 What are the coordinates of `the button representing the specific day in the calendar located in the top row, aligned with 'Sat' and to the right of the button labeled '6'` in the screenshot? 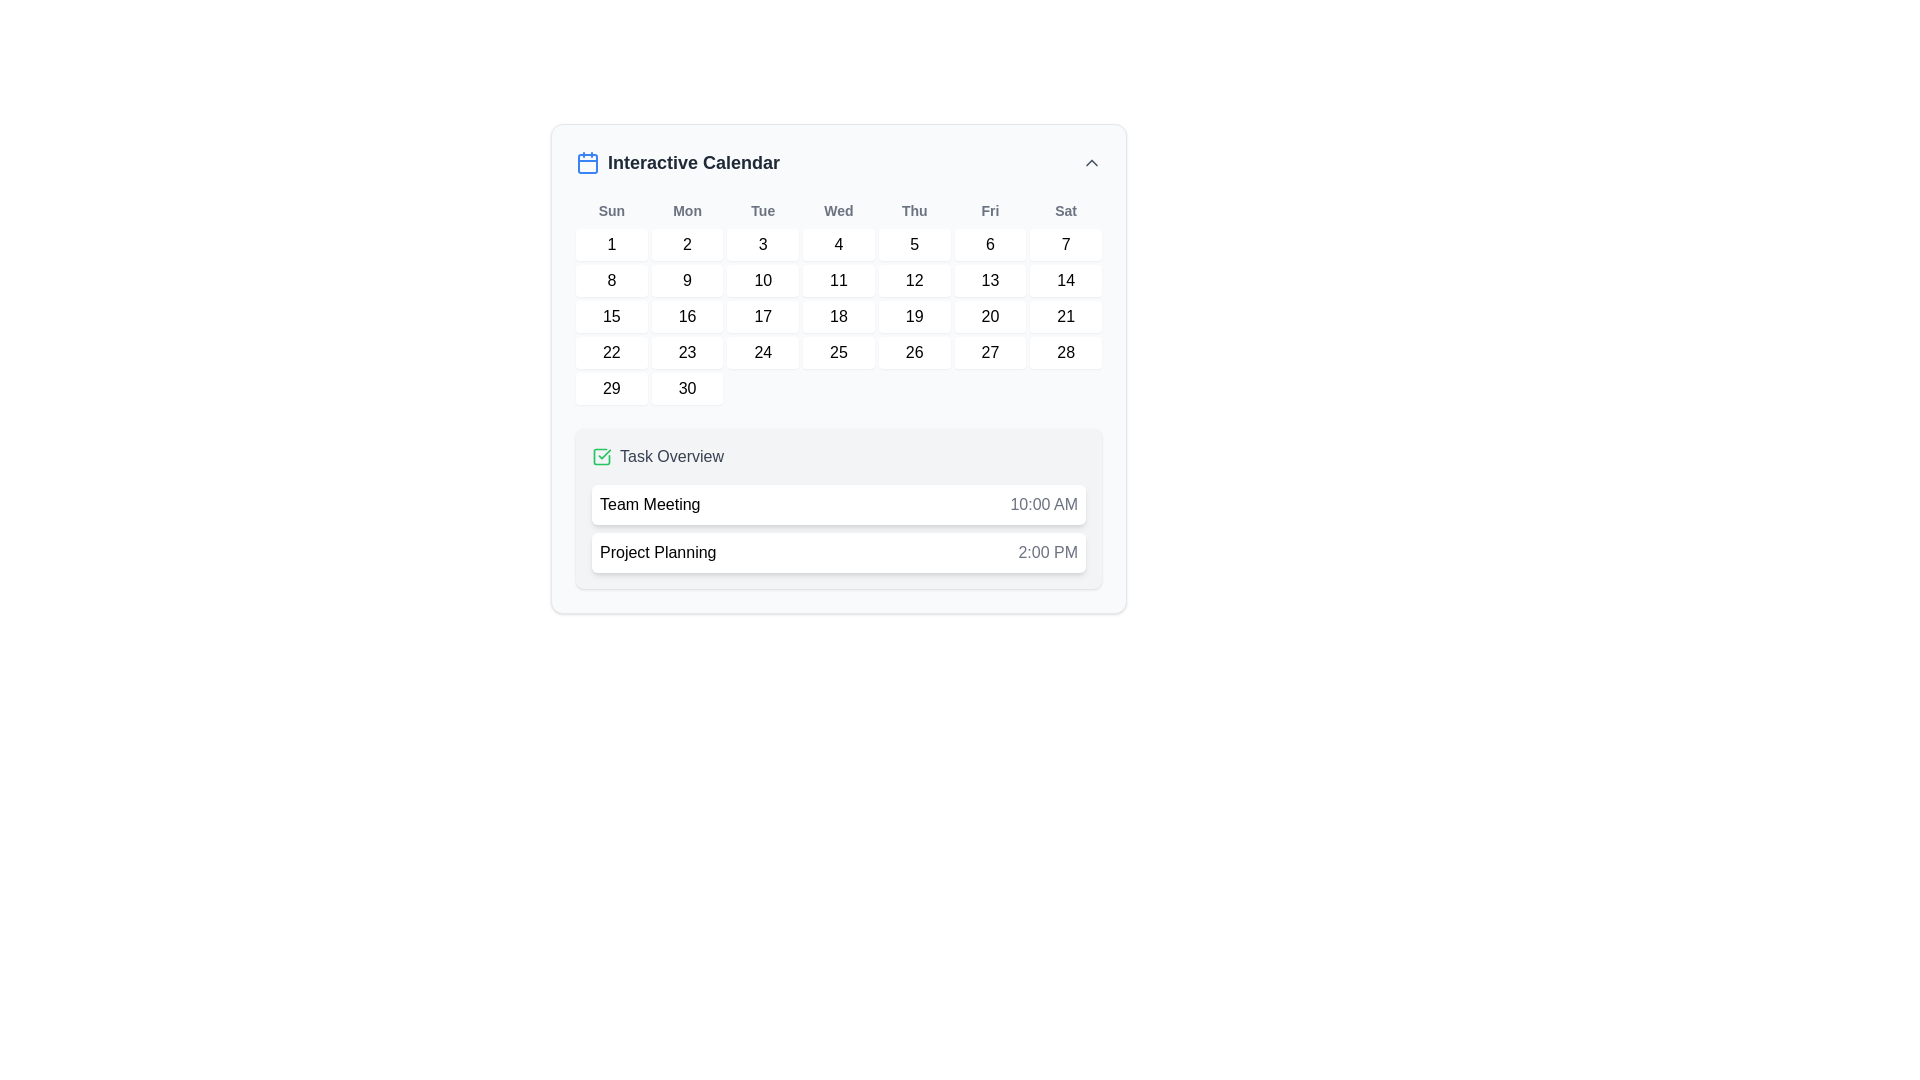 It's located at (1065, 244).